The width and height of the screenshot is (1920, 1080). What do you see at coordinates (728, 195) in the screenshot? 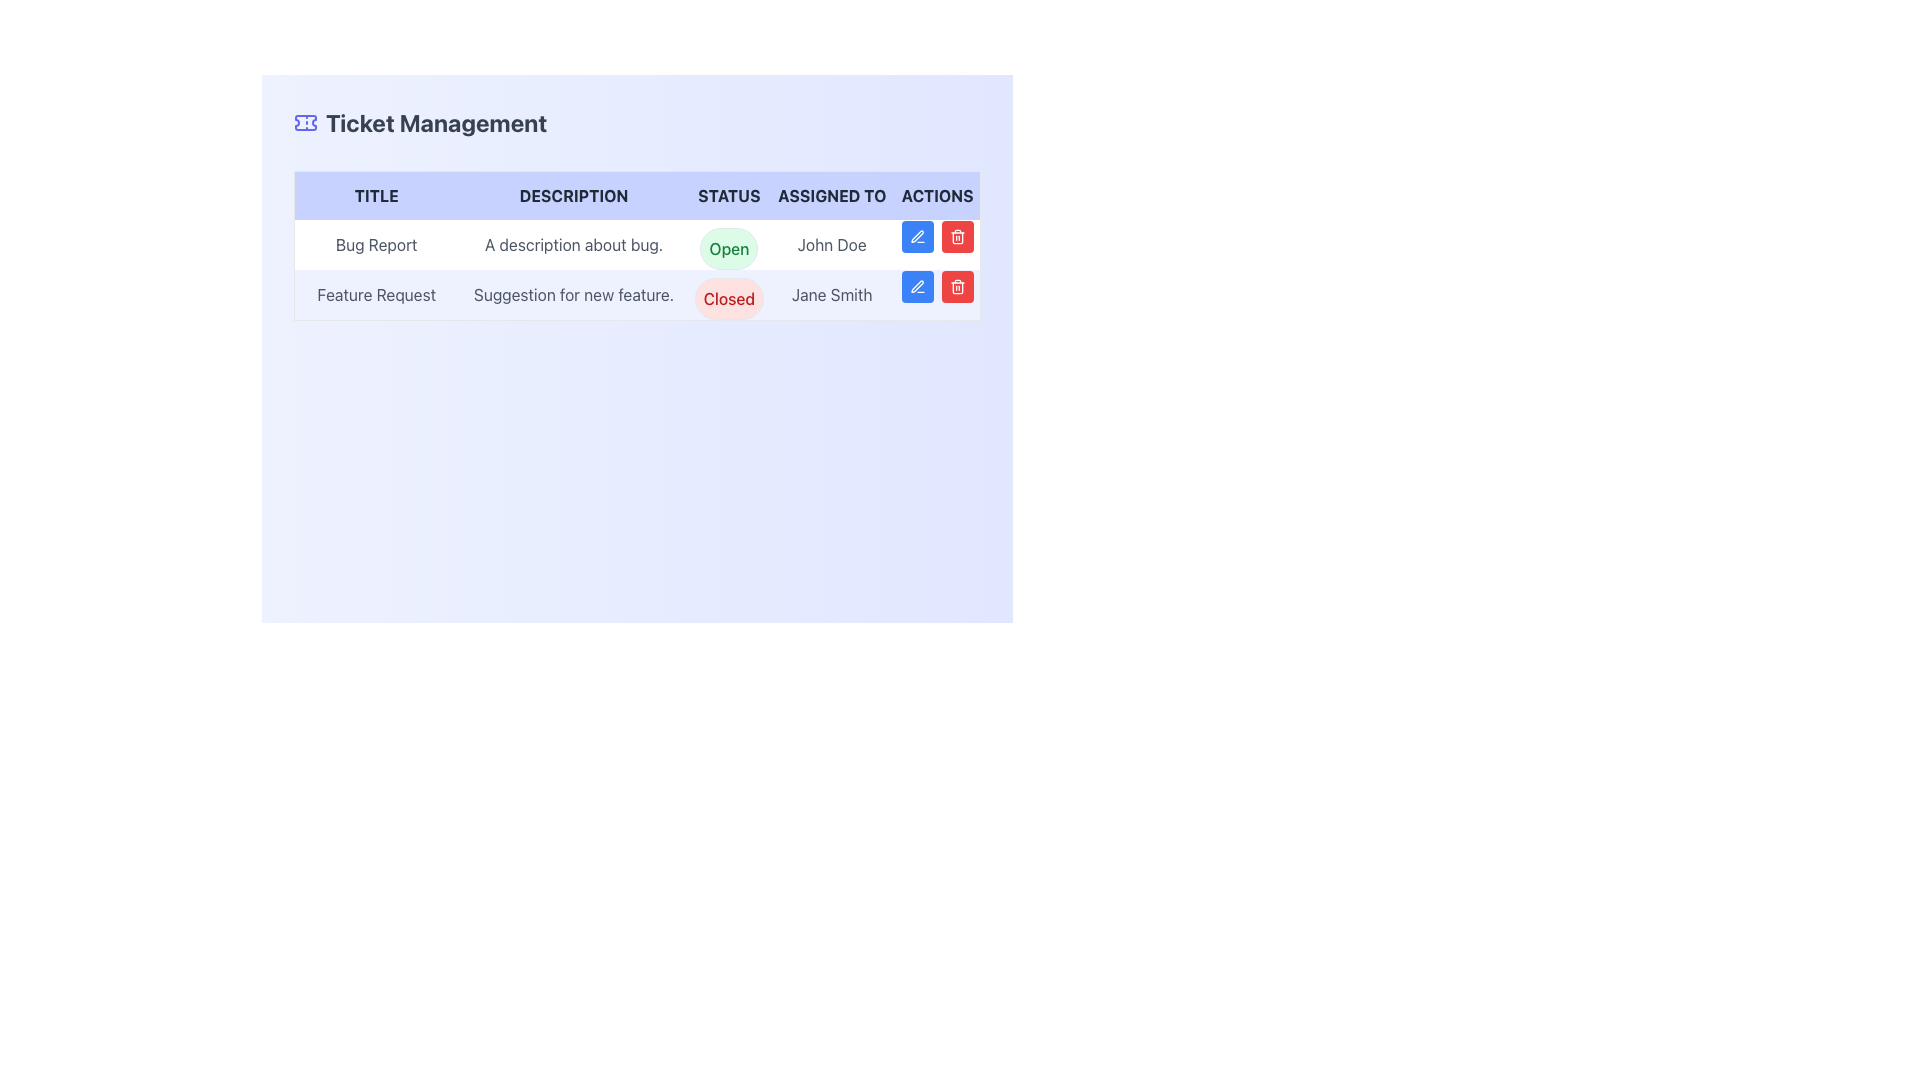
I see `the 'Status' header label in the table, which is the third label from the left, positioned between 'DESCRIPTION' and 'ASSIGNED TO'` at bounding box center [728, 195].